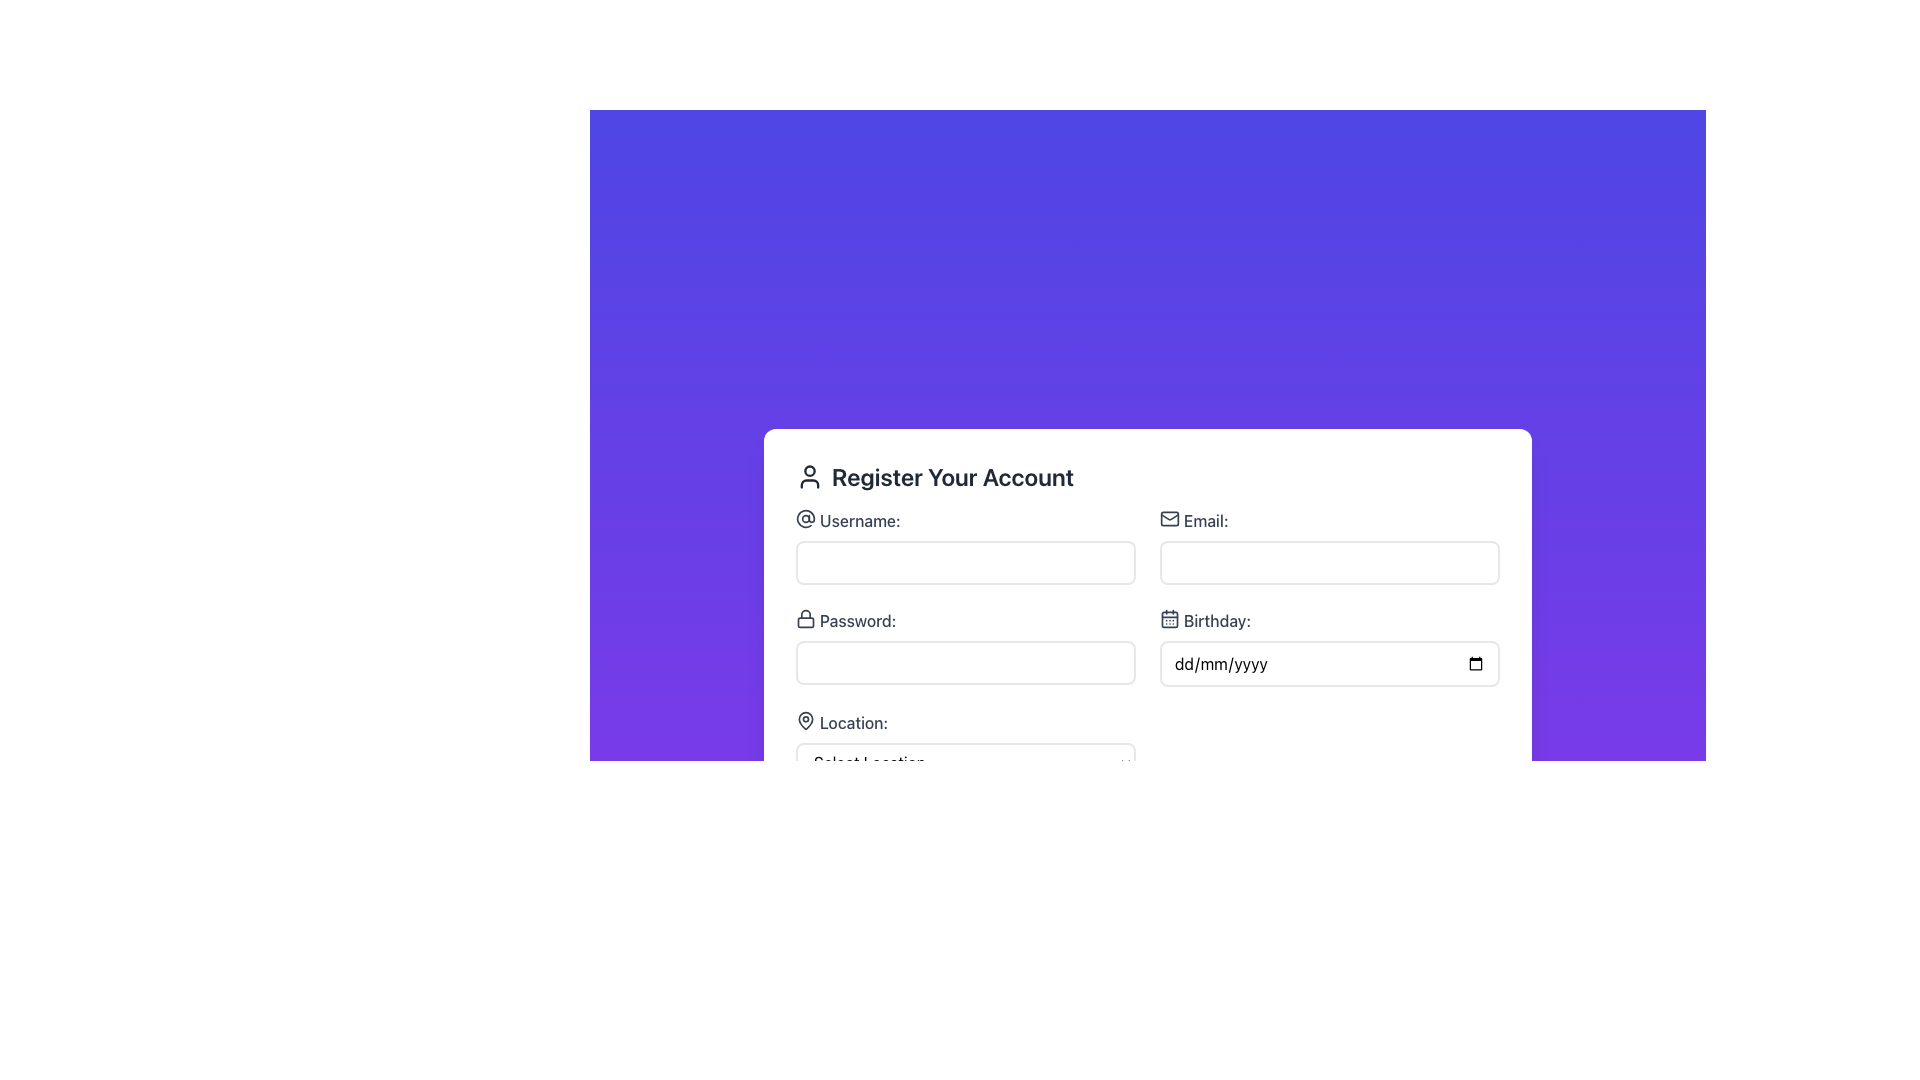 This screenshot has height=1080, width=1920. I want to click on the lock icon, which has a simple and clean design with a rectangular base and a rounded shackle, located to the immediate left of the 'Password' field label, so click(806, 617).